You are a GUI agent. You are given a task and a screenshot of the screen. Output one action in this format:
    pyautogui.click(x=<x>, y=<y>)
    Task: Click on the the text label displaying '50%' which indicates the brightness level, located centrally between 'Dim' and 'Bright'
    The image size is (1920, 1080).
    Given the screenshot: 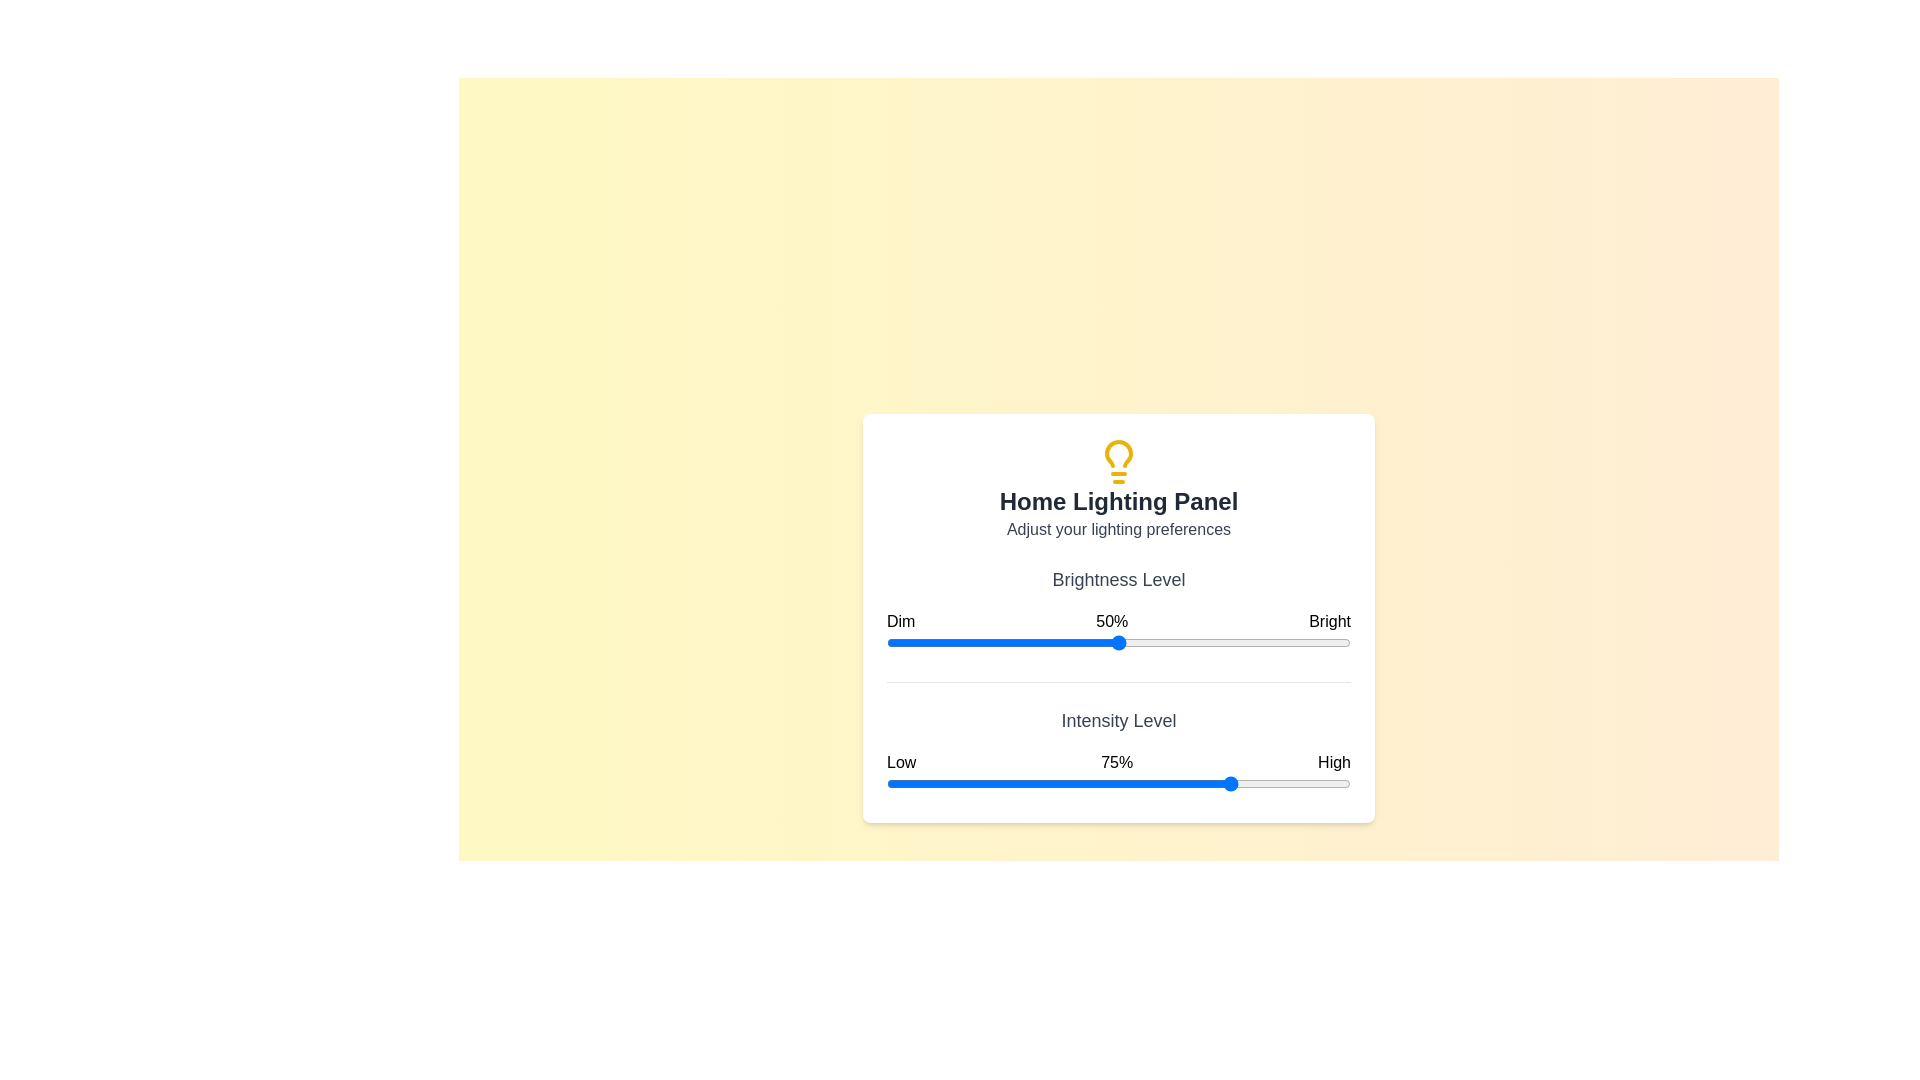 What is the action you would take?
    pyautogui.click(x=1111, y=620)
    